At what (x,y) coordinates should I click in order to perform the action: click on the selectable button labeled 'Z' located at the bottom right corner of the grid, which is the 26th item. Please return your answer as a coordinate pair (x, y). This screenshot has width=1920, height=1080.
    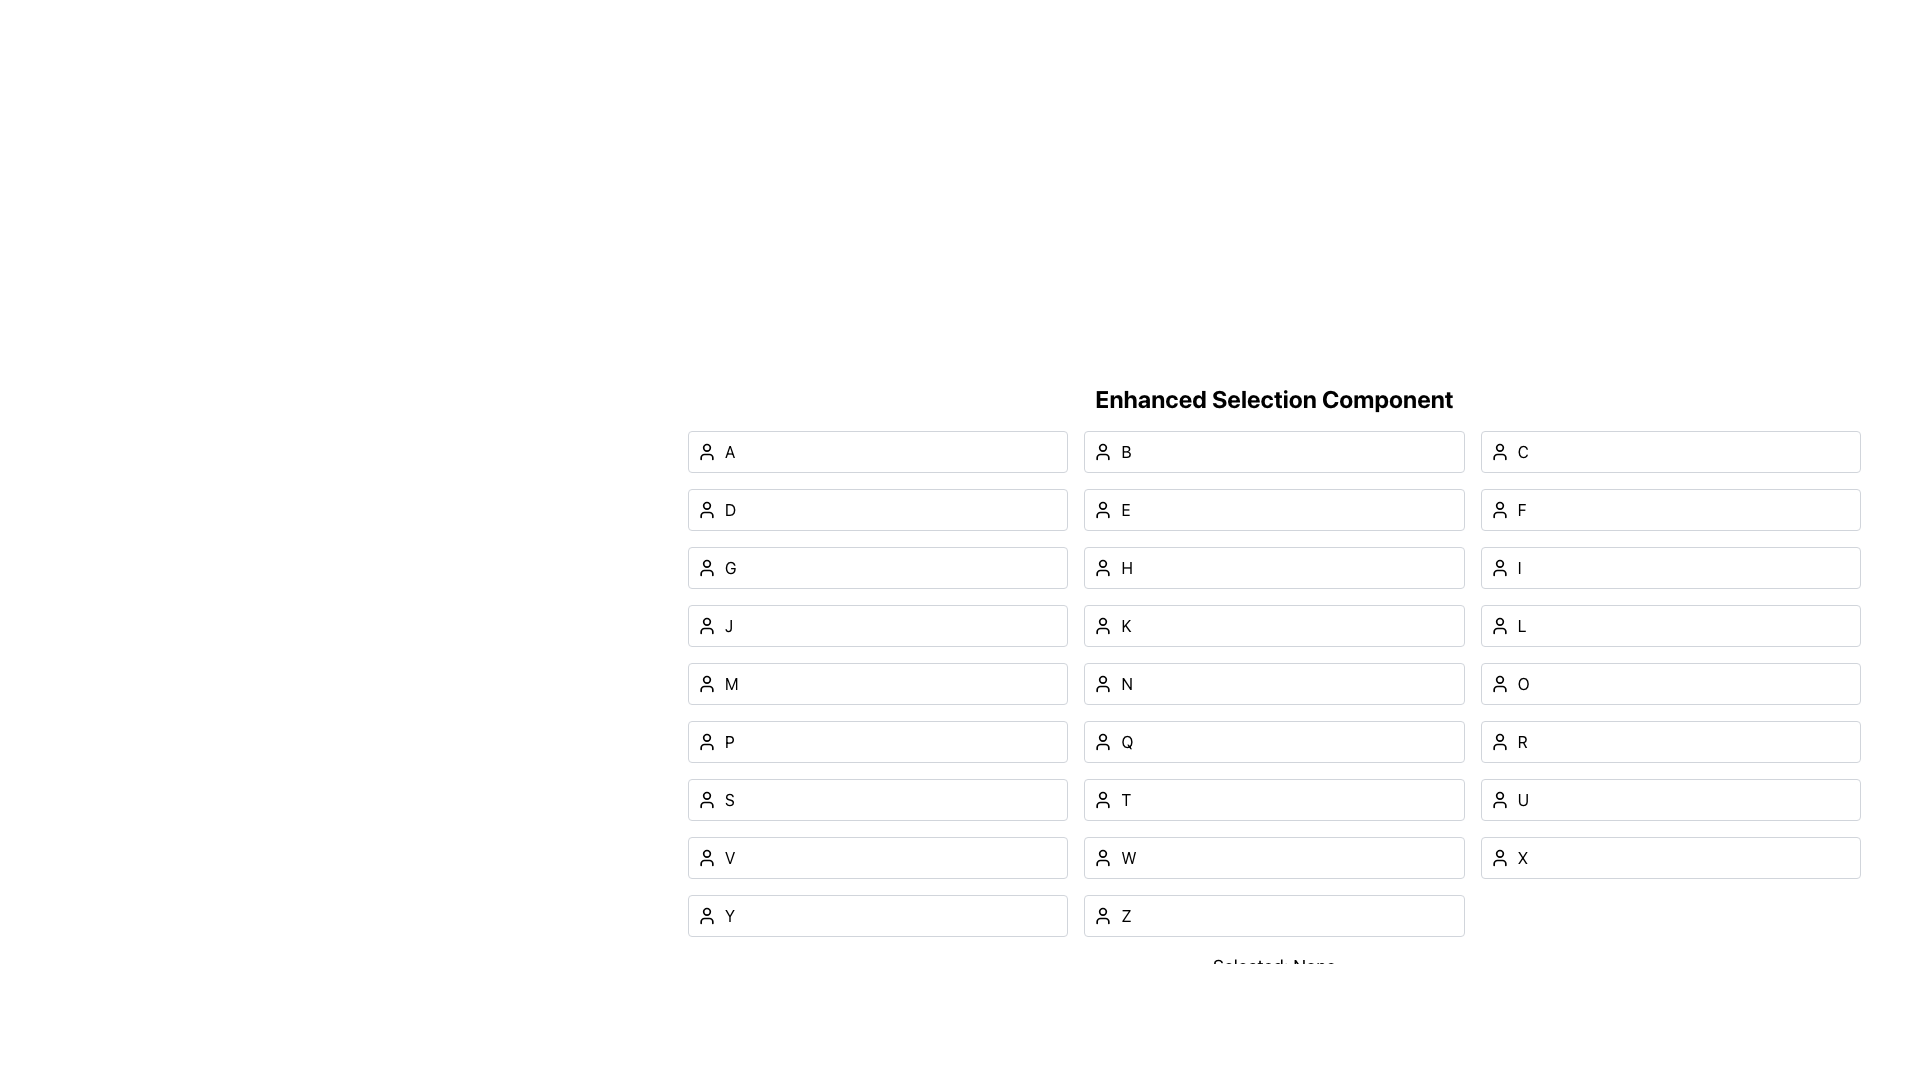
    Looking at the image, I should click on (1273, 915).